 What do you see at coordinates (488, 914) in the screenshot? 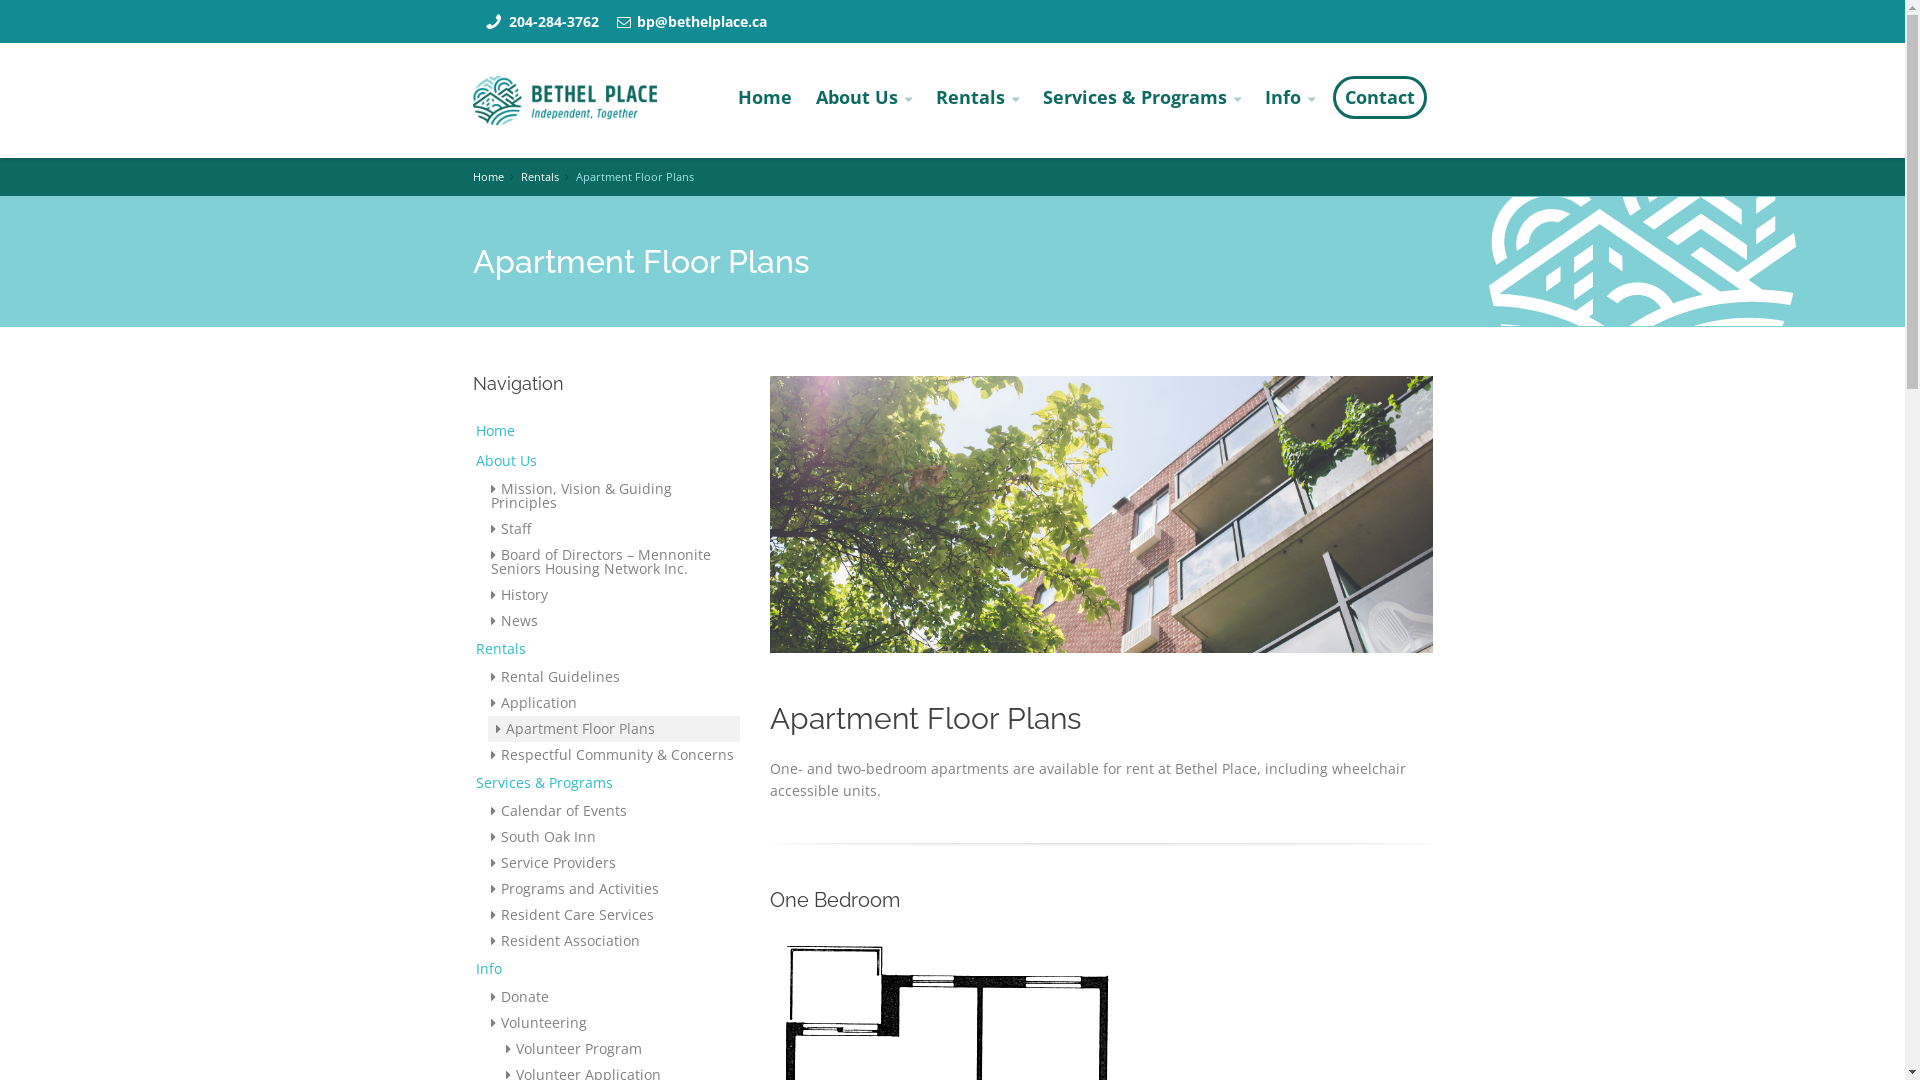
I see `'Resident Care Services'` at bounding box center [488, 914].